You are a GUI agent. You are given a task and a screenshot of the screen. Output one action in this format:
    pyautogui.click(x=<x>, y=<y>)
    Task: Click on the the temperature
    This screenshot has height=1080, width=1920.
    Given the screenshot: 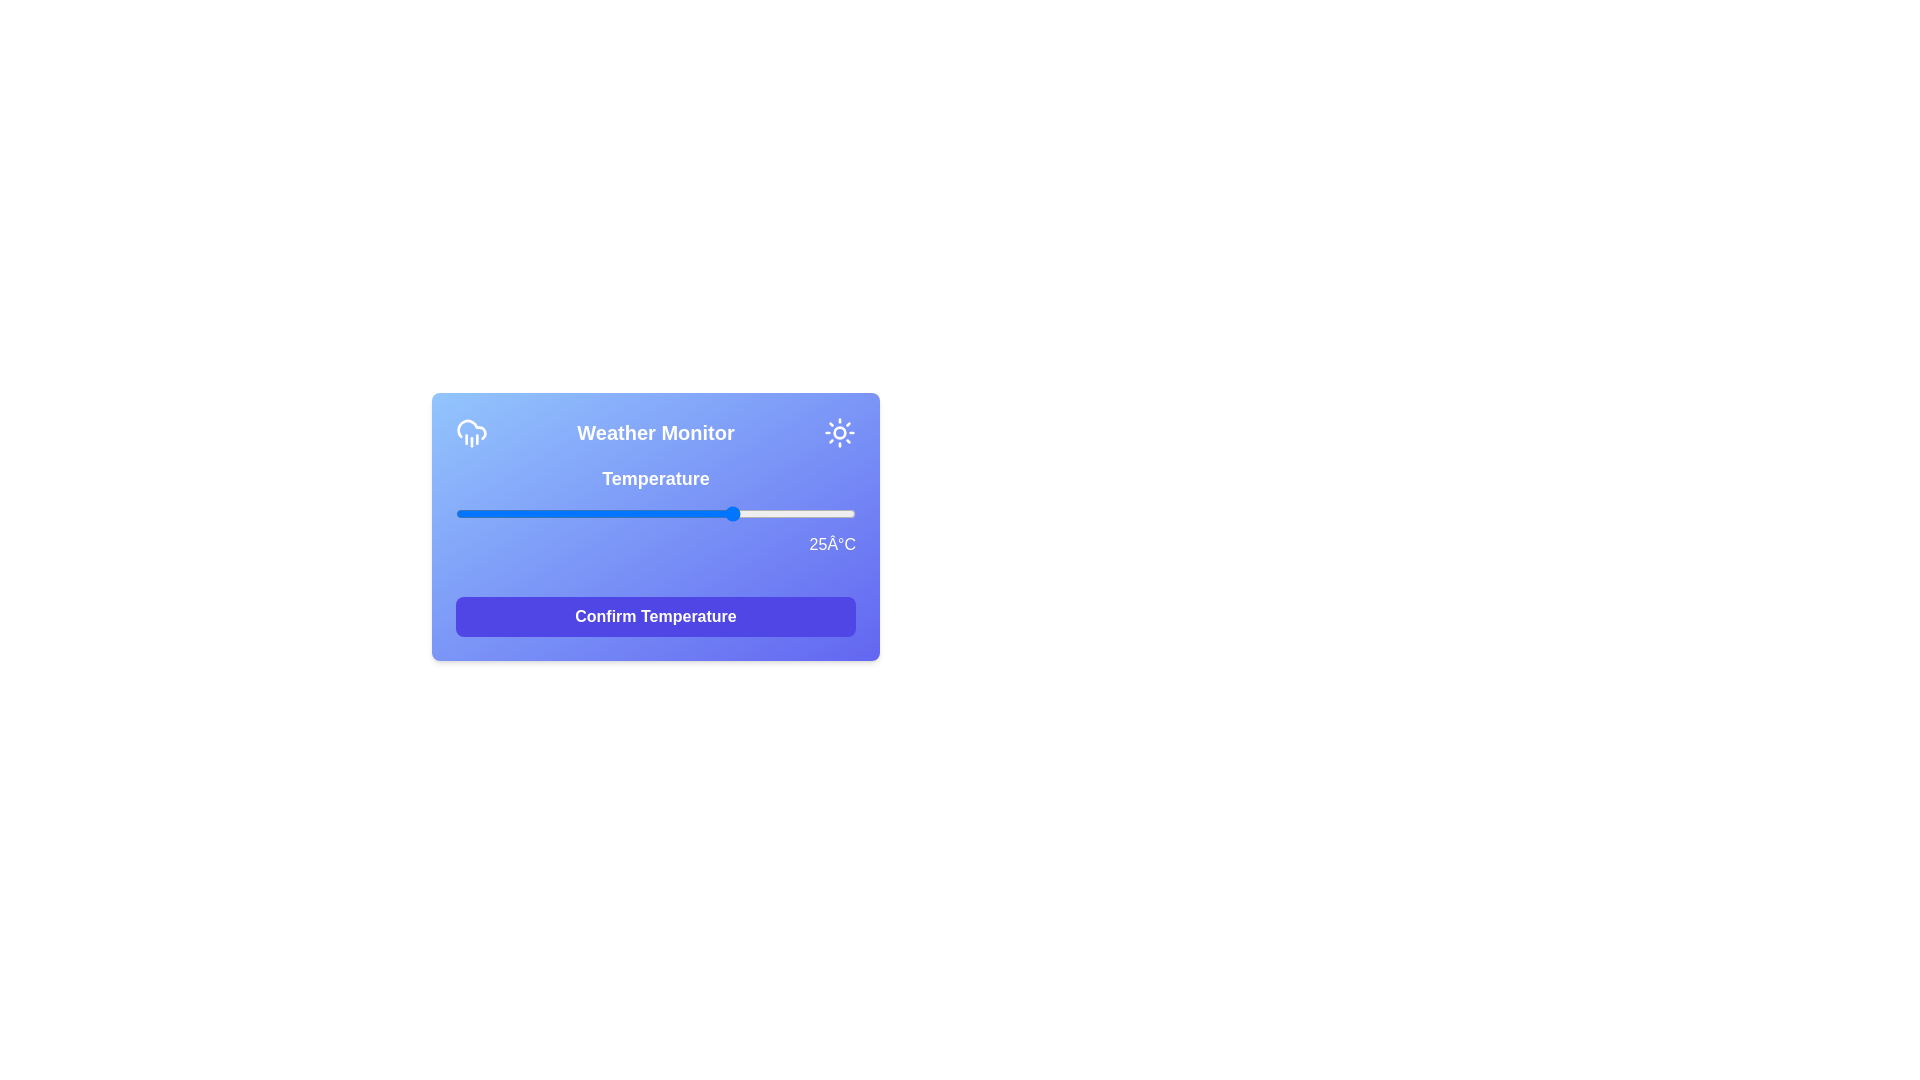 What is the action you would take?
    pyautogui.click(x=848, y=512)
    